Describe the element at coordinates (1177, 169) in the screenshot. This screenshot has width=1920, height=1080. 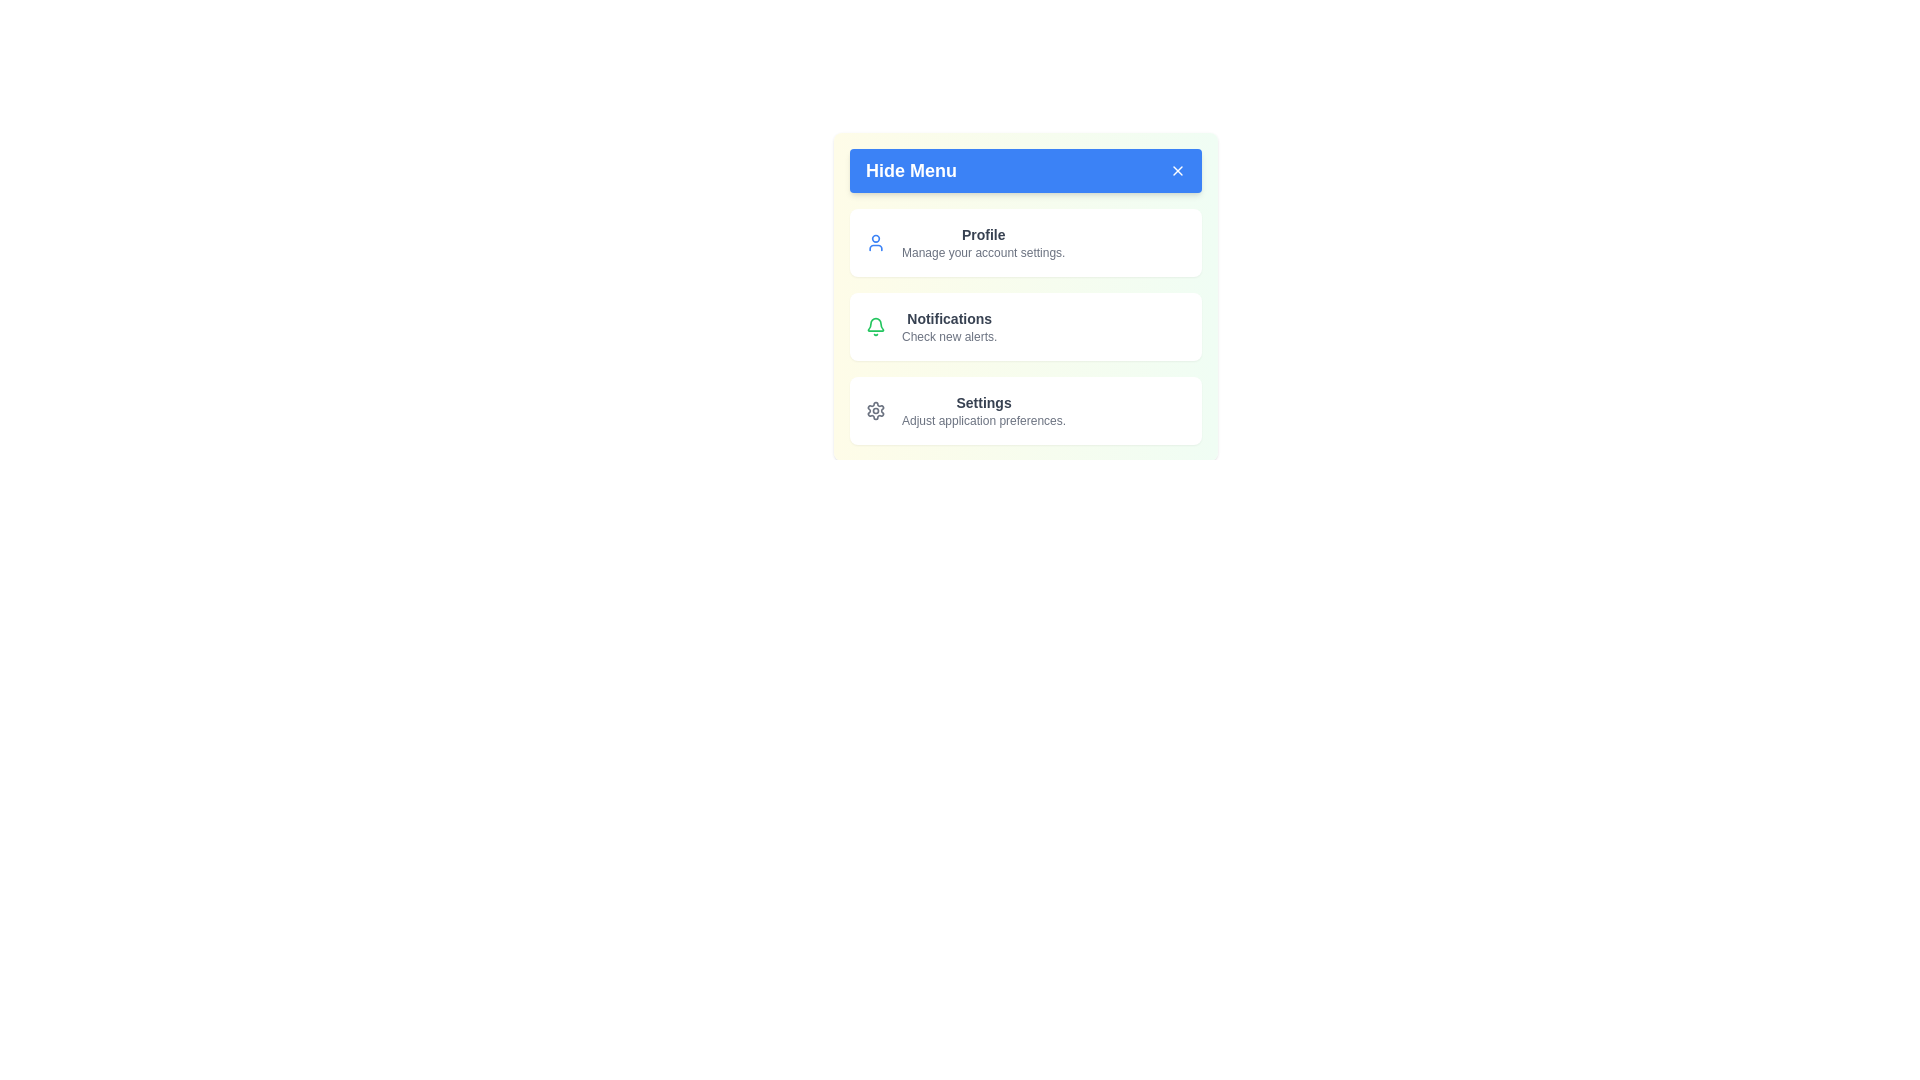
I see `the close button to hide the menu` at that location.